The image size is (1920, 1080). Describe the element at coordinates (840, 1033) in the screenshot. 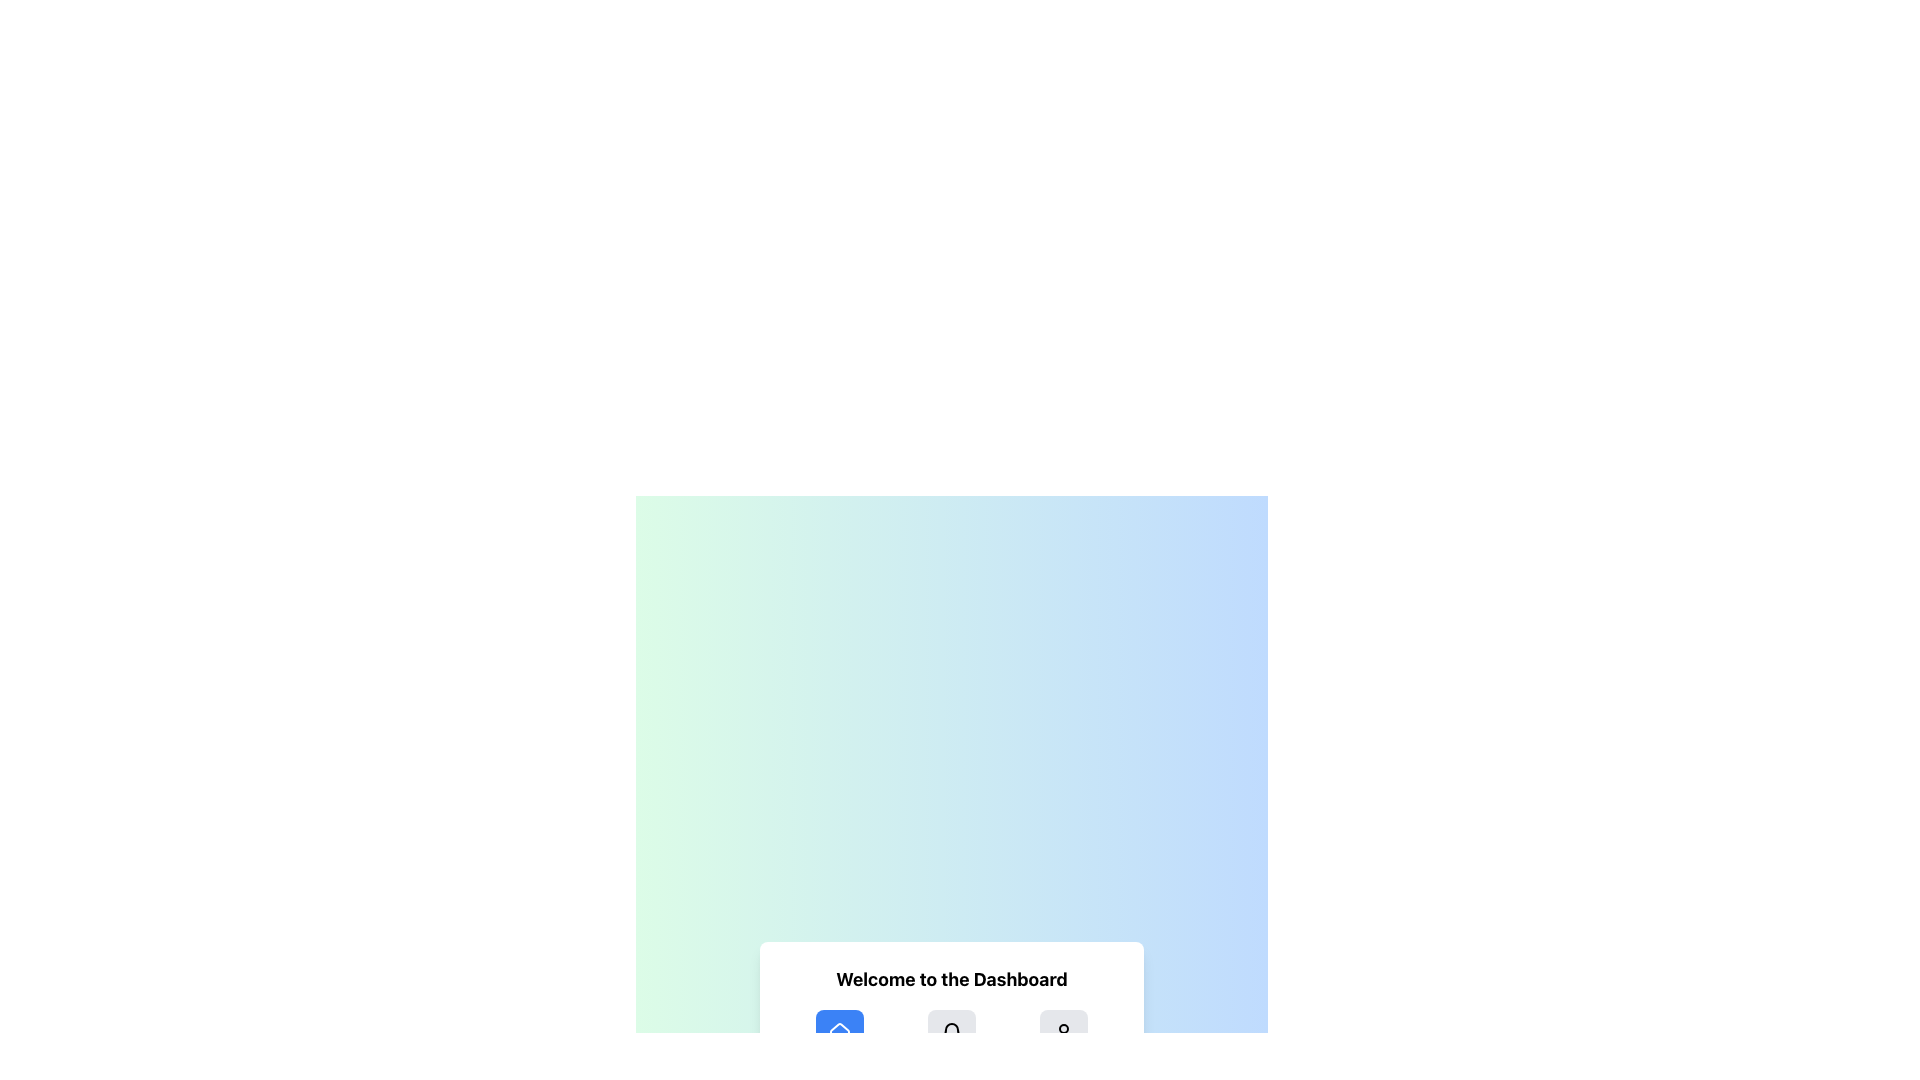

I see `the small house icon with a blue background and white details, located in the bottom-left area of the central panel` at that location.